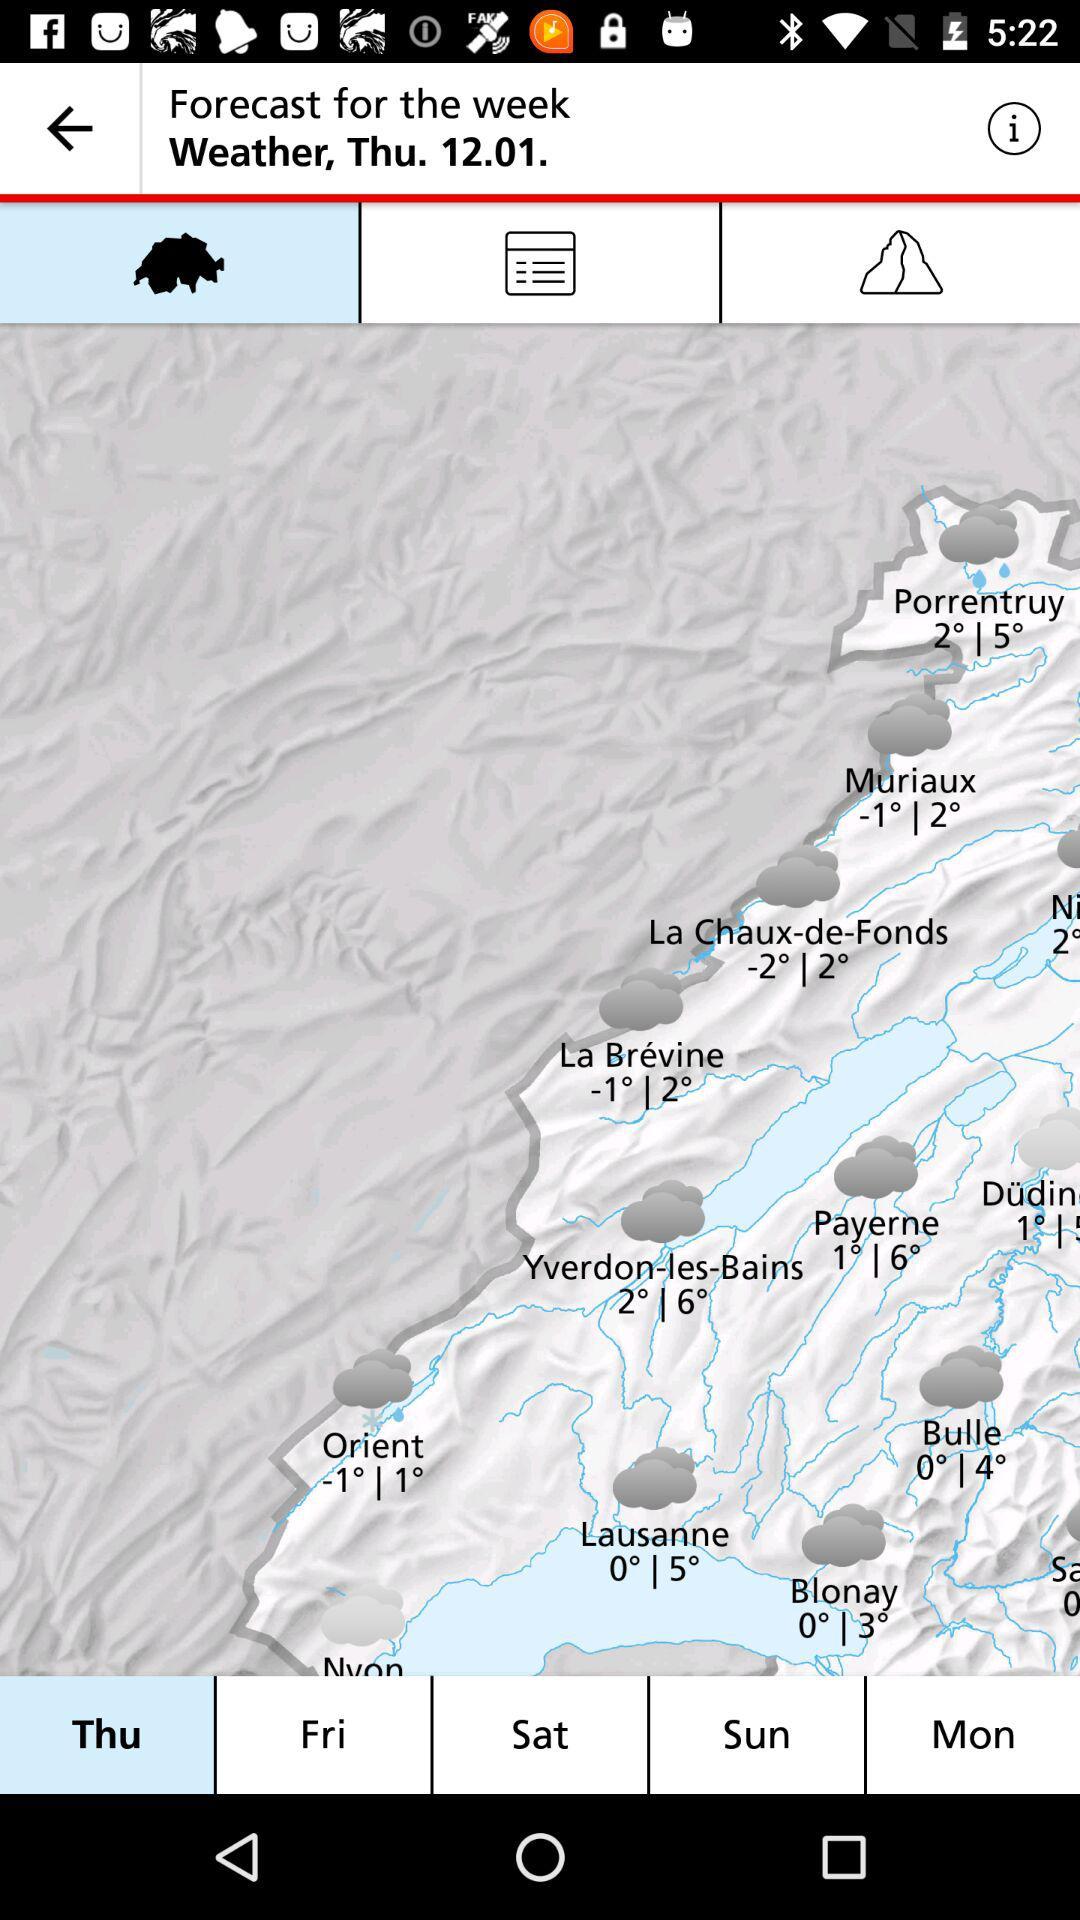  Describe the element at coordinates (322, 1734) in the screenshot. I see `item to the left of the sat icon` at that location.